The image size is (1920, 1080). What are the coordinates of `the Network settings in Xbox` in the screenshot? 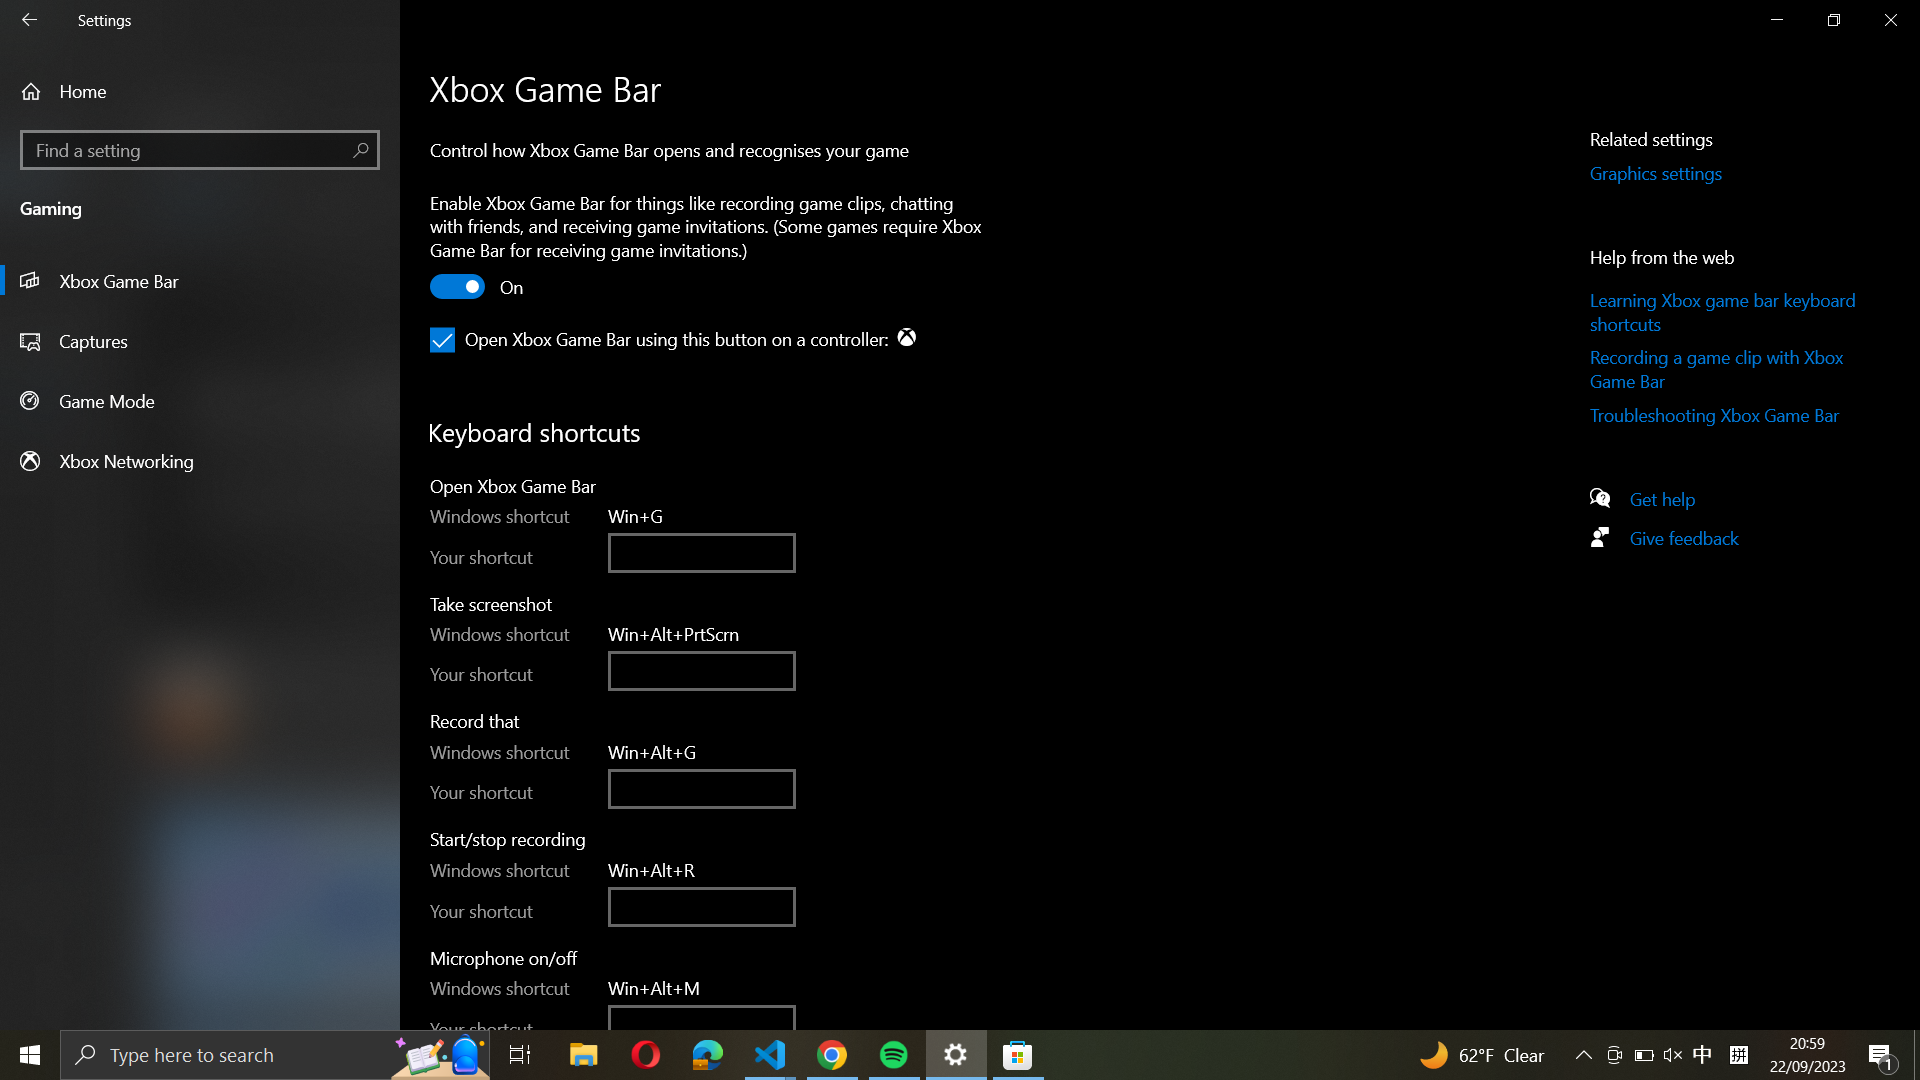 It's located at (200, 460).